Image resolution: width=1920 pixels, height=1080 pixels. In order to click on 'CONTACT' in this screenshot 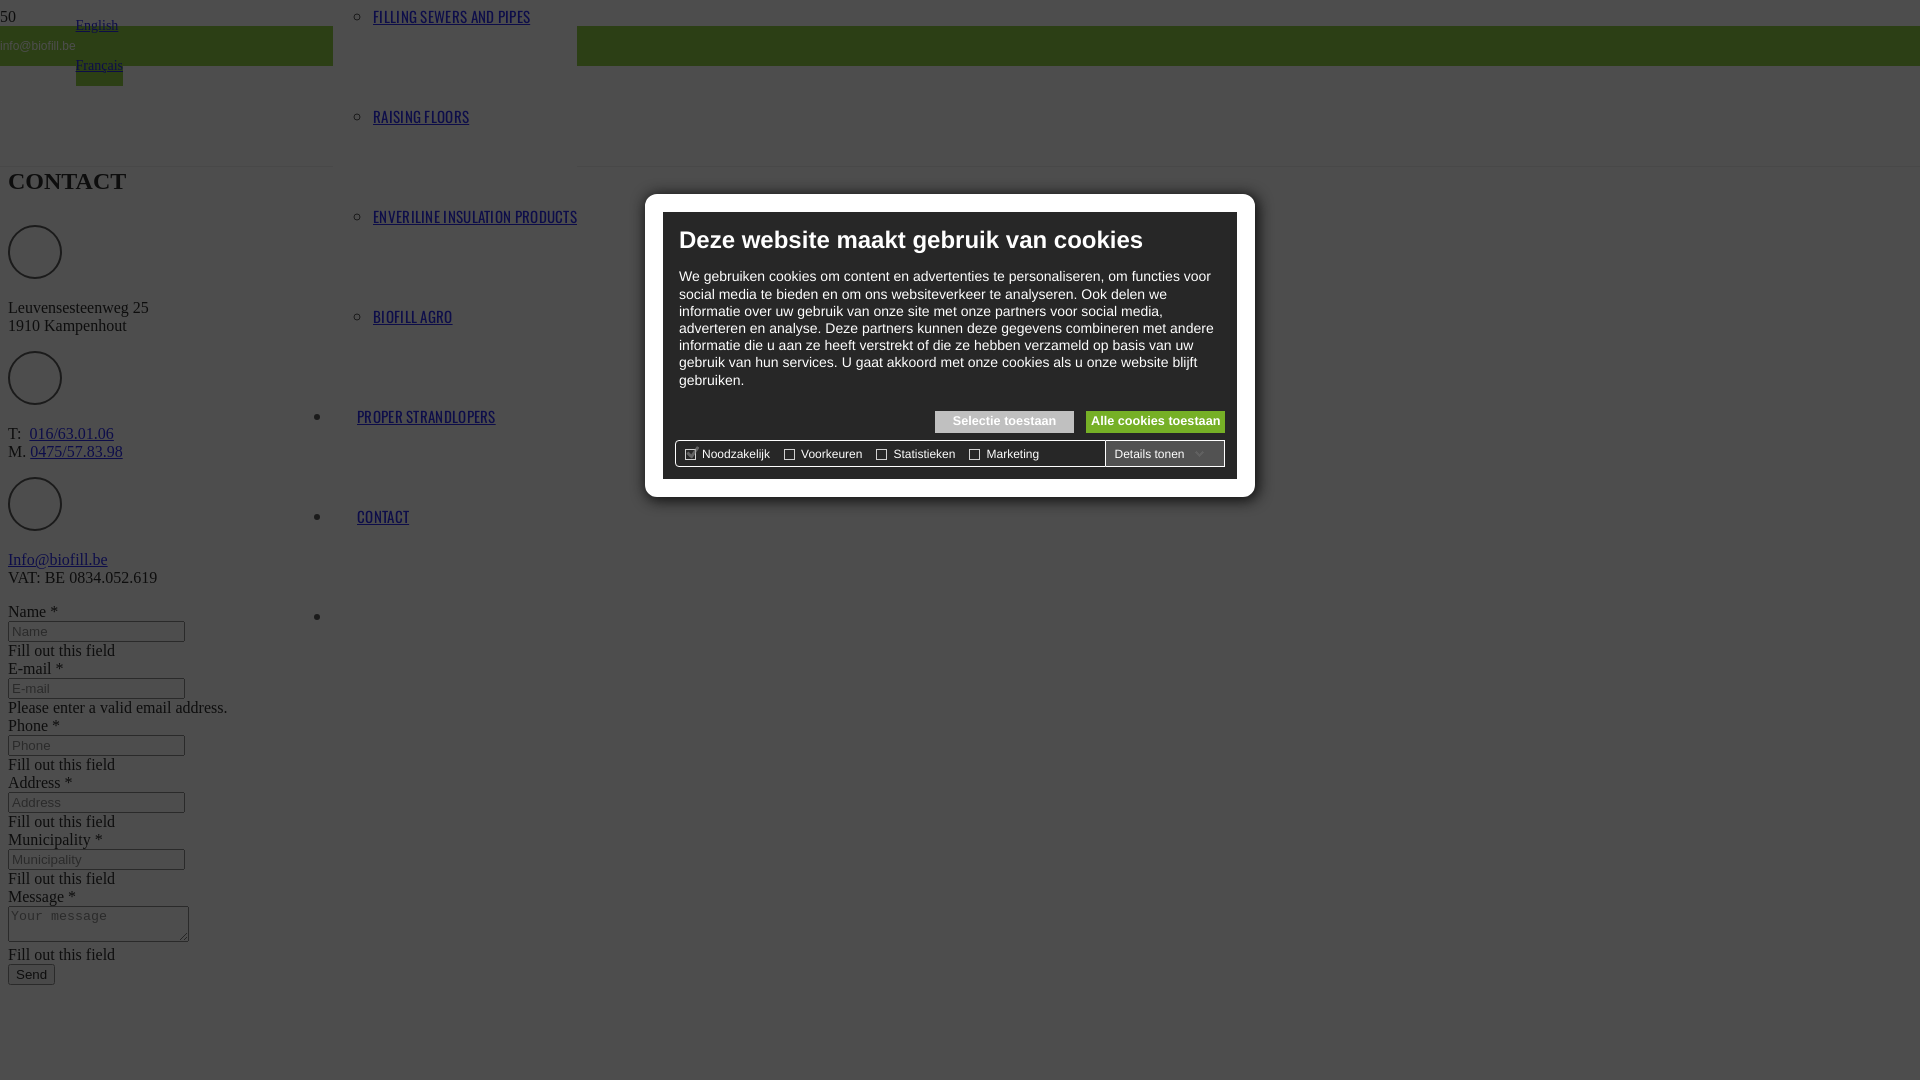, I will do `click(383, 515)`.